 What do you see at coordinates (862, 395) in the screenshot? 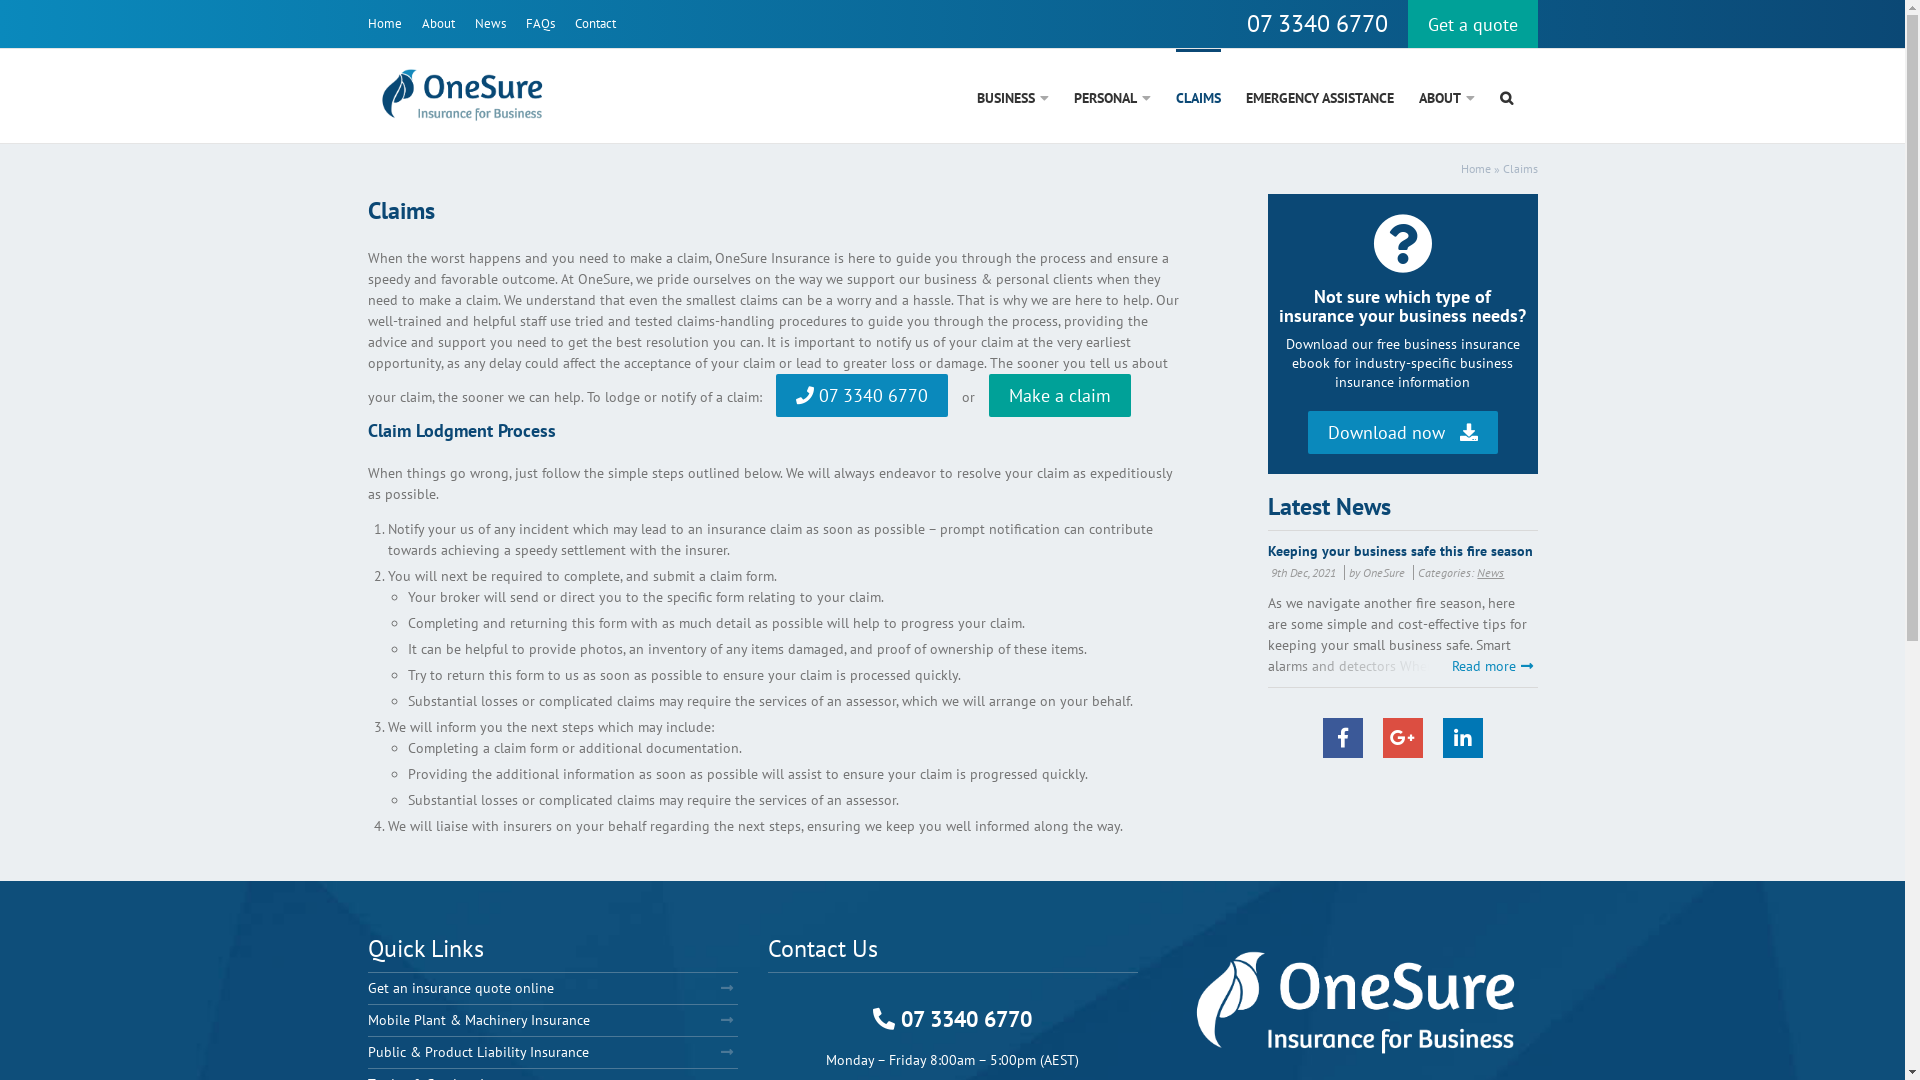
I see `'07 3340 6770'` at bounding box center [862, 395].